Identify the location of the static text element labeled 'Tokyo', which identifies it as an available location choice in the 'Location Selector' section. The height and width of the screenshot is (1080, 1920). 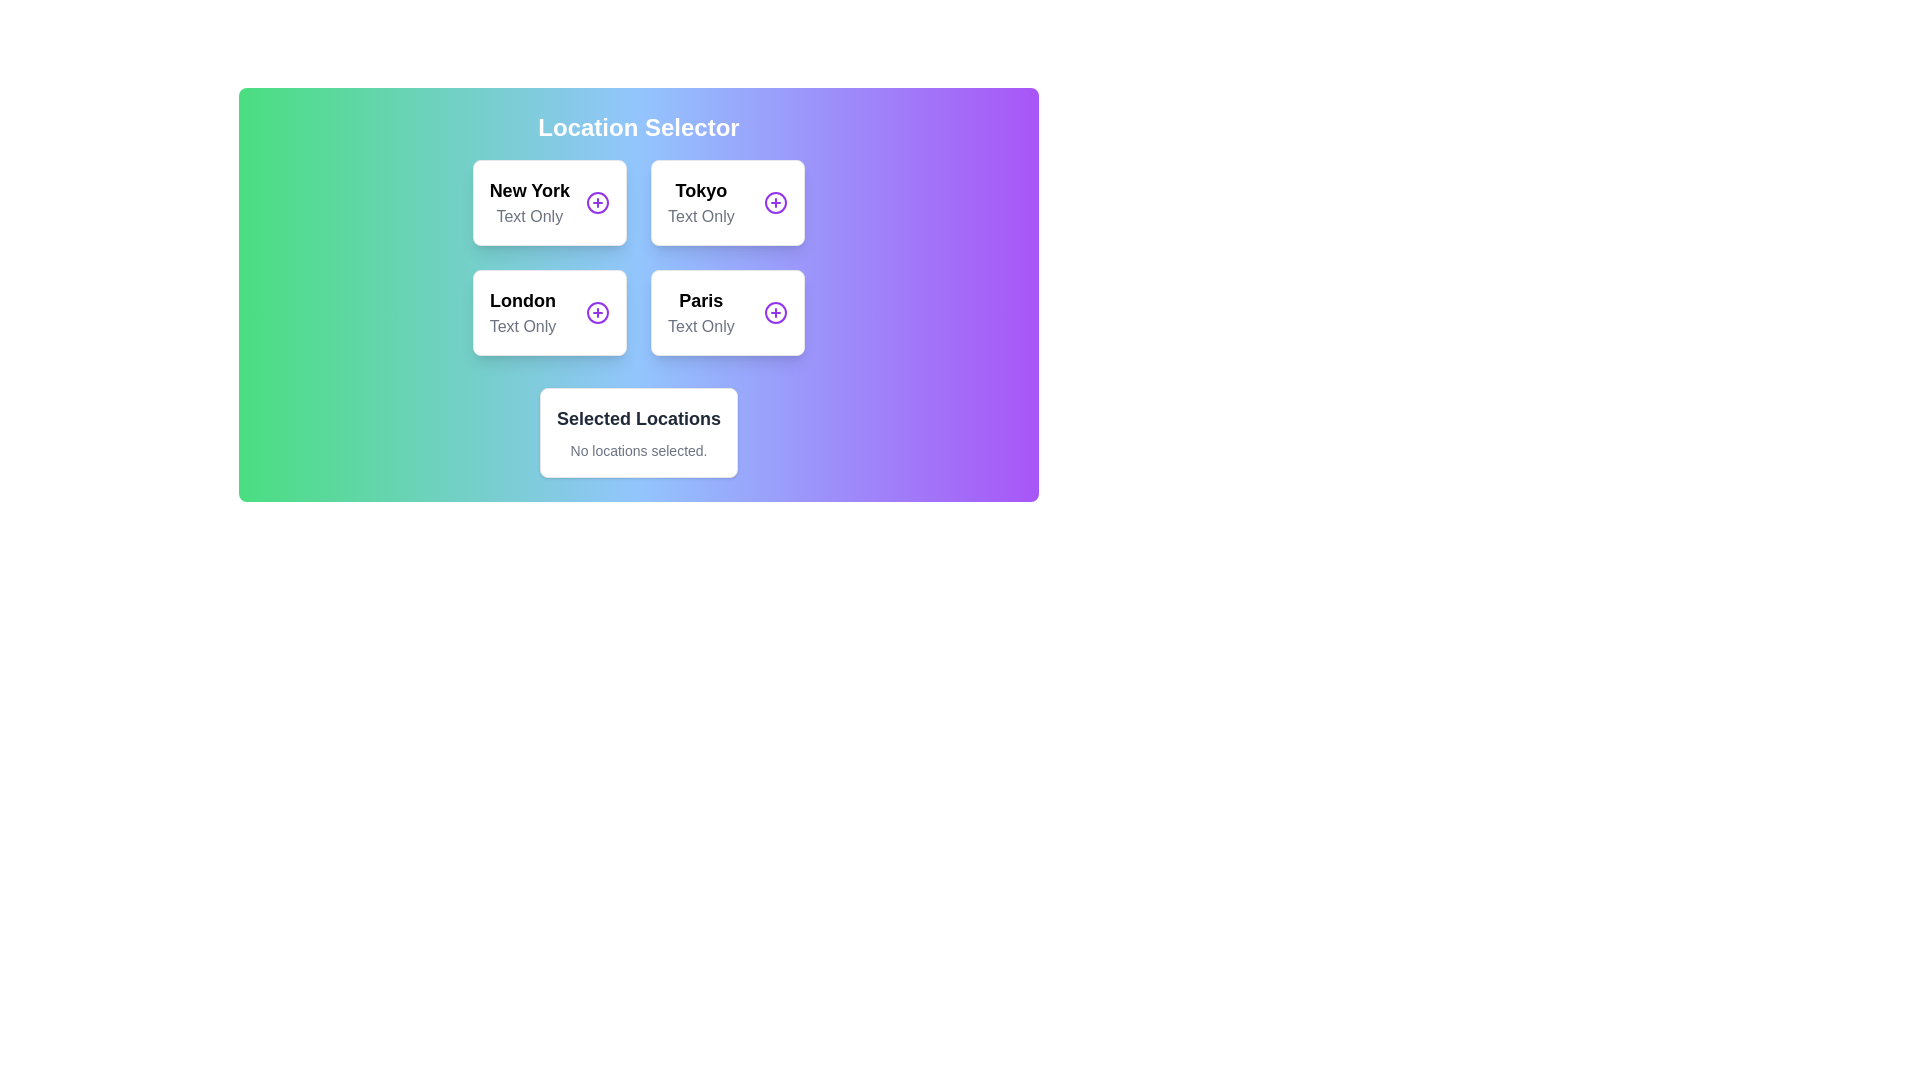
(701, 191).